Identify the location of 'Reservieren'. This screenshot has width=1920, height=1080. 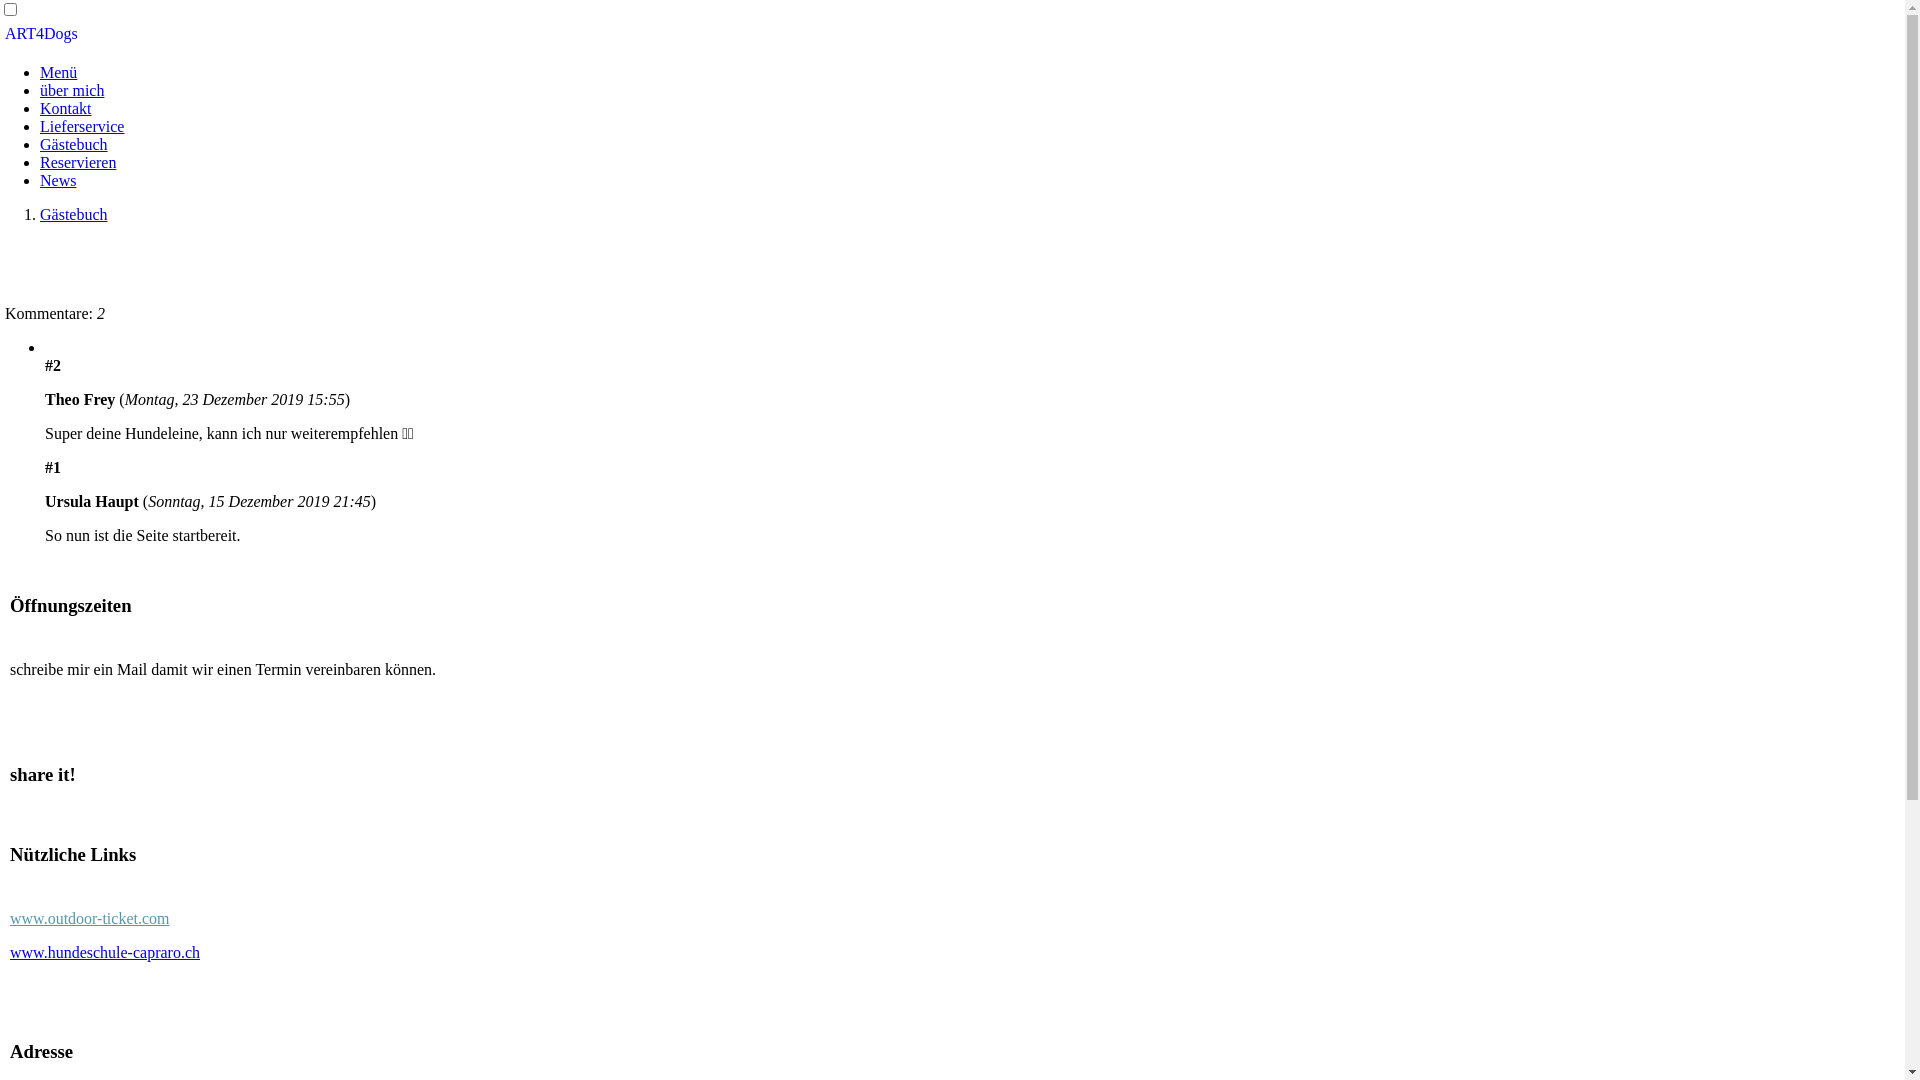
(77, 161).